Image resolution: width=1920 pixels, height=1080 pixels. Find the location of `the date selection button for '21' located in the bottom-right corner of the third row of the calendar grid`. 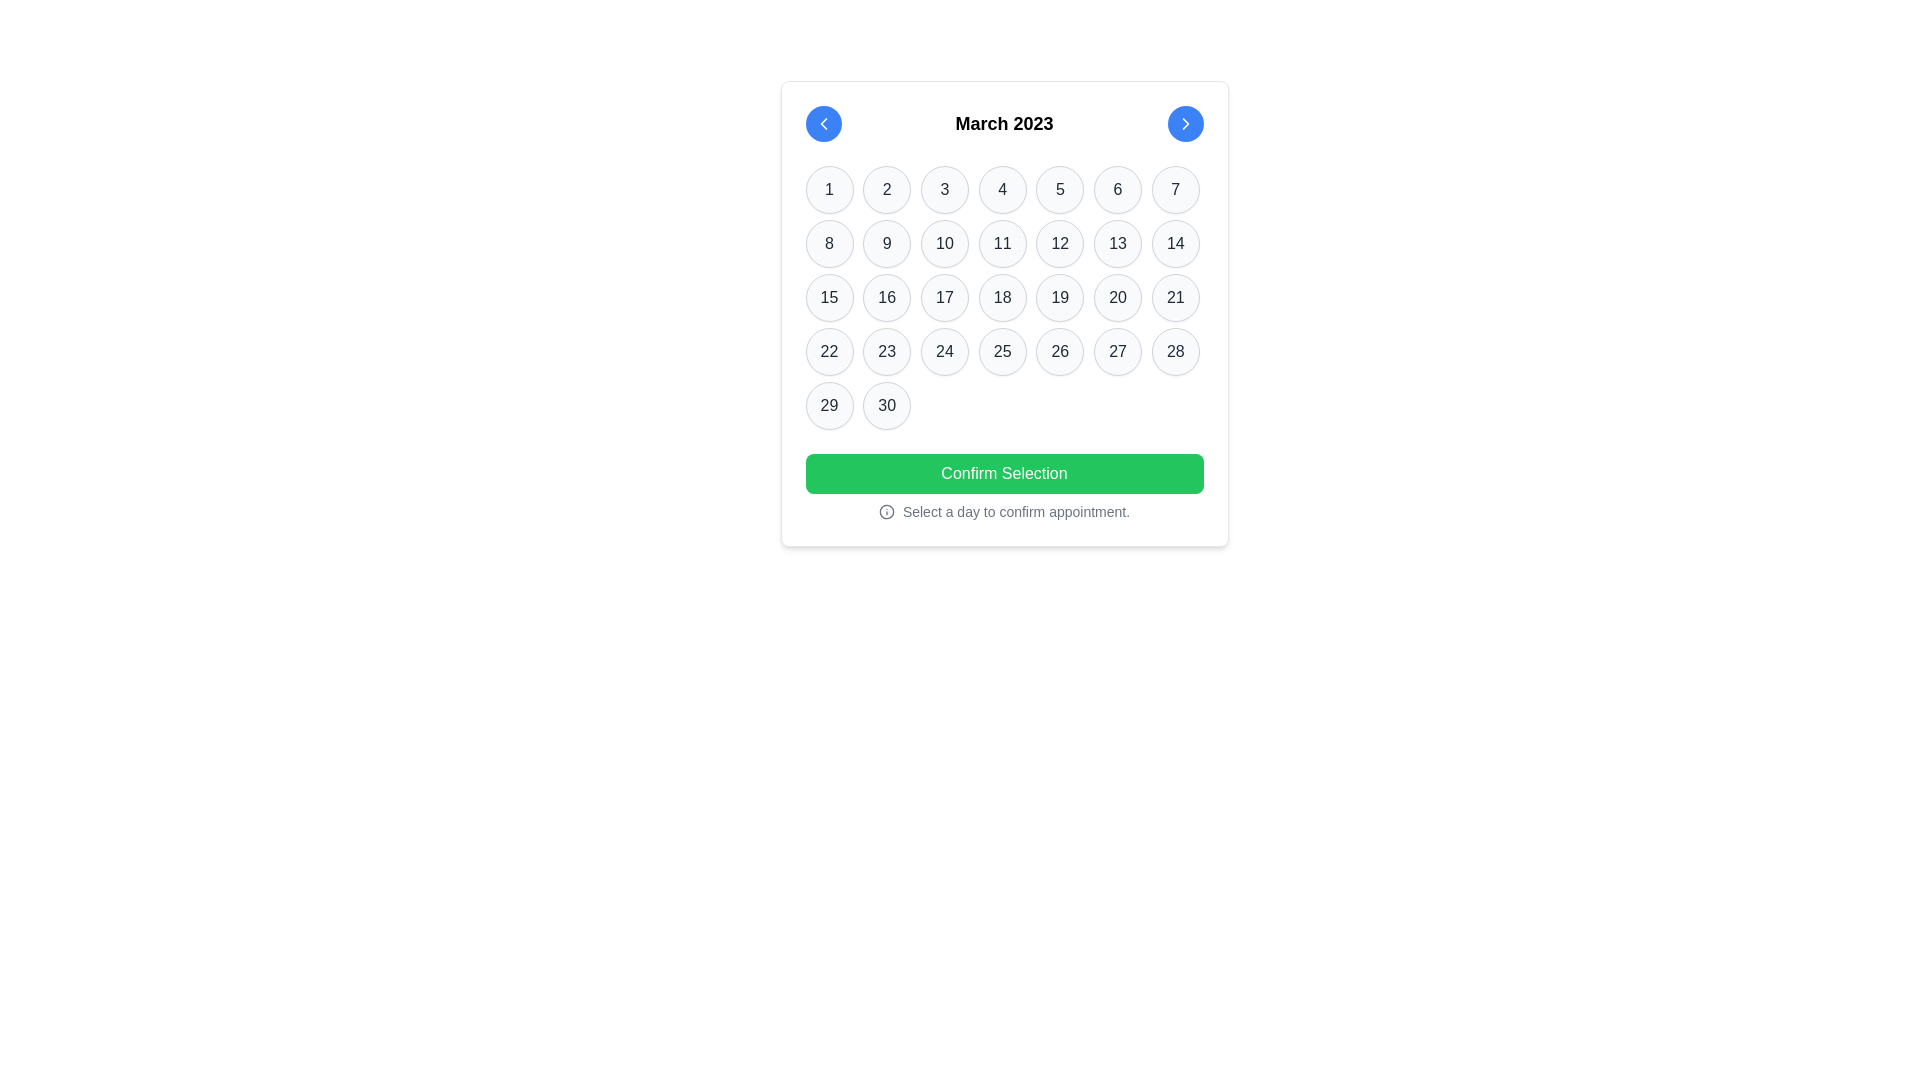

the date selection button for '21' located in the bottom-right corner of the third row of the calendar grid is located at coordinates (1175, 297).